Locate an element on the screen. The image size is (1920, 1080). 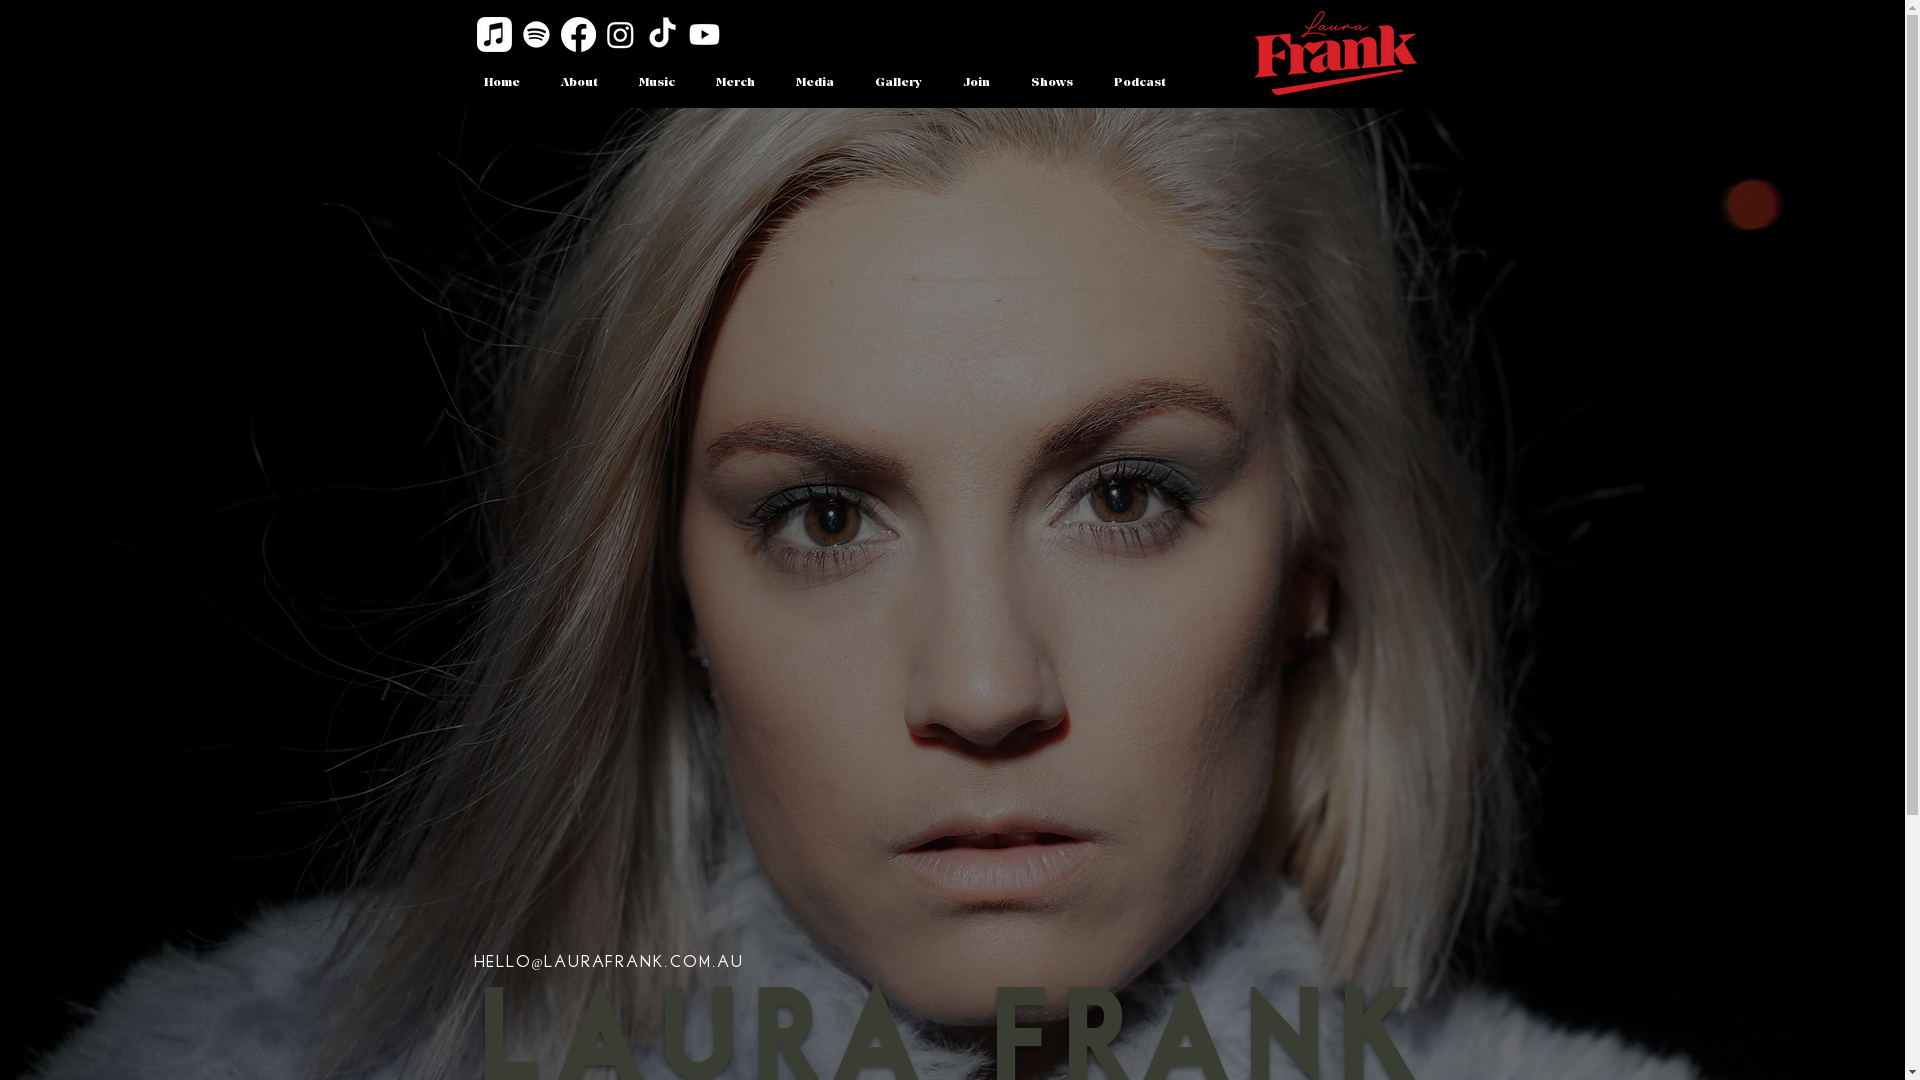
'Gallery' is located at coordinates (896, 82).